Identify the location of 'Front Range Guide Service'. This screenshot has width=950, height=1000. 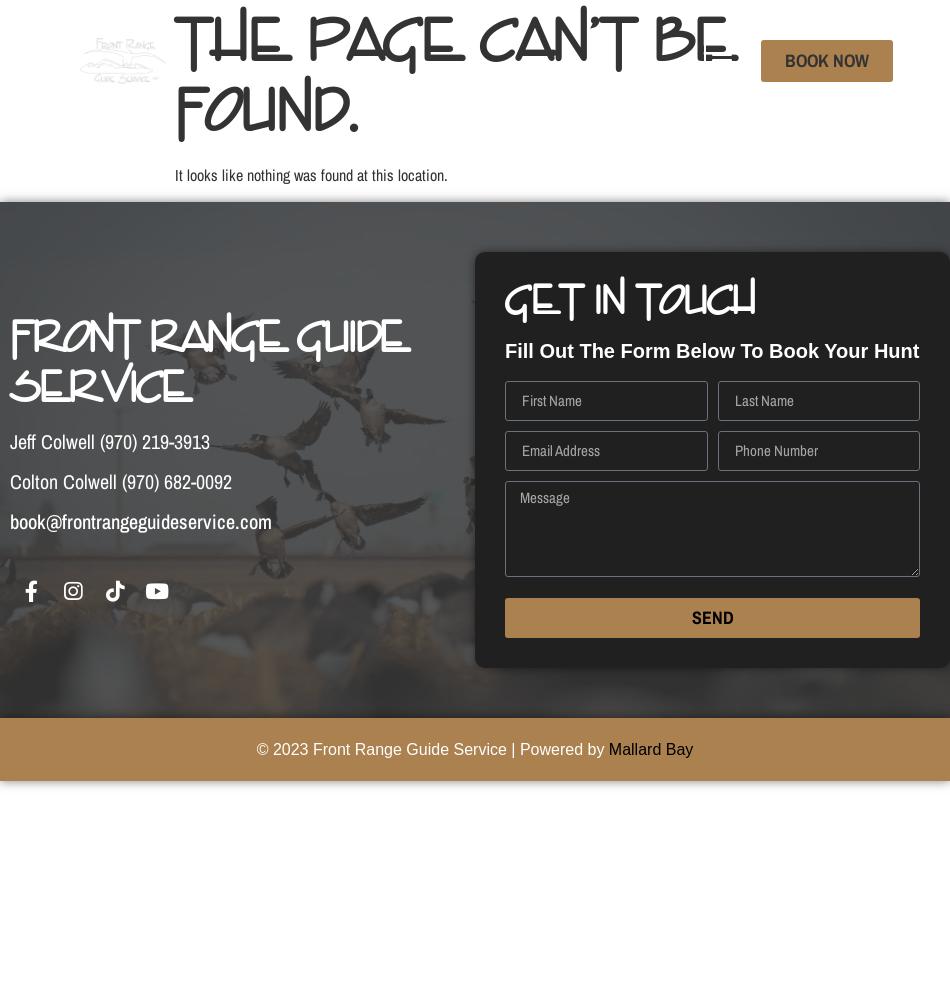
(209, 361).